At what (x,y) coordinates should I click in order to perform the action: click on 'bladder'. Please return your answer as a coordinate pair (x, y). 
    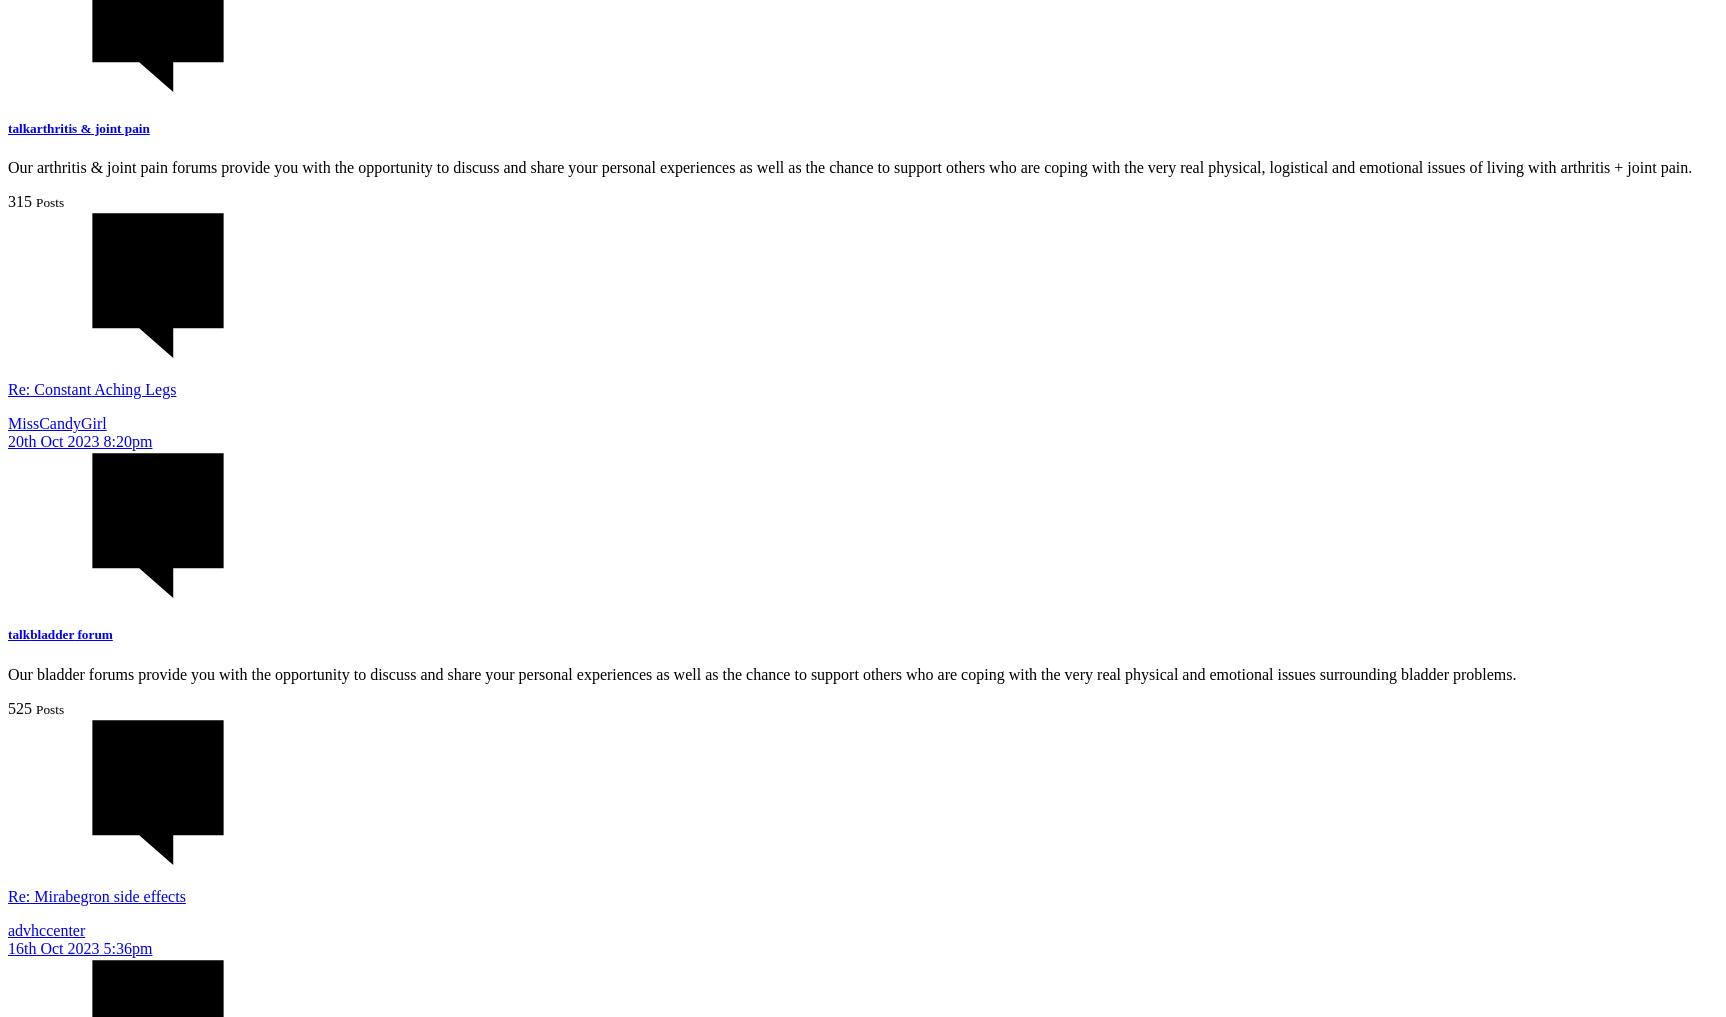
    Looking at the image, I should click on (30, 634).